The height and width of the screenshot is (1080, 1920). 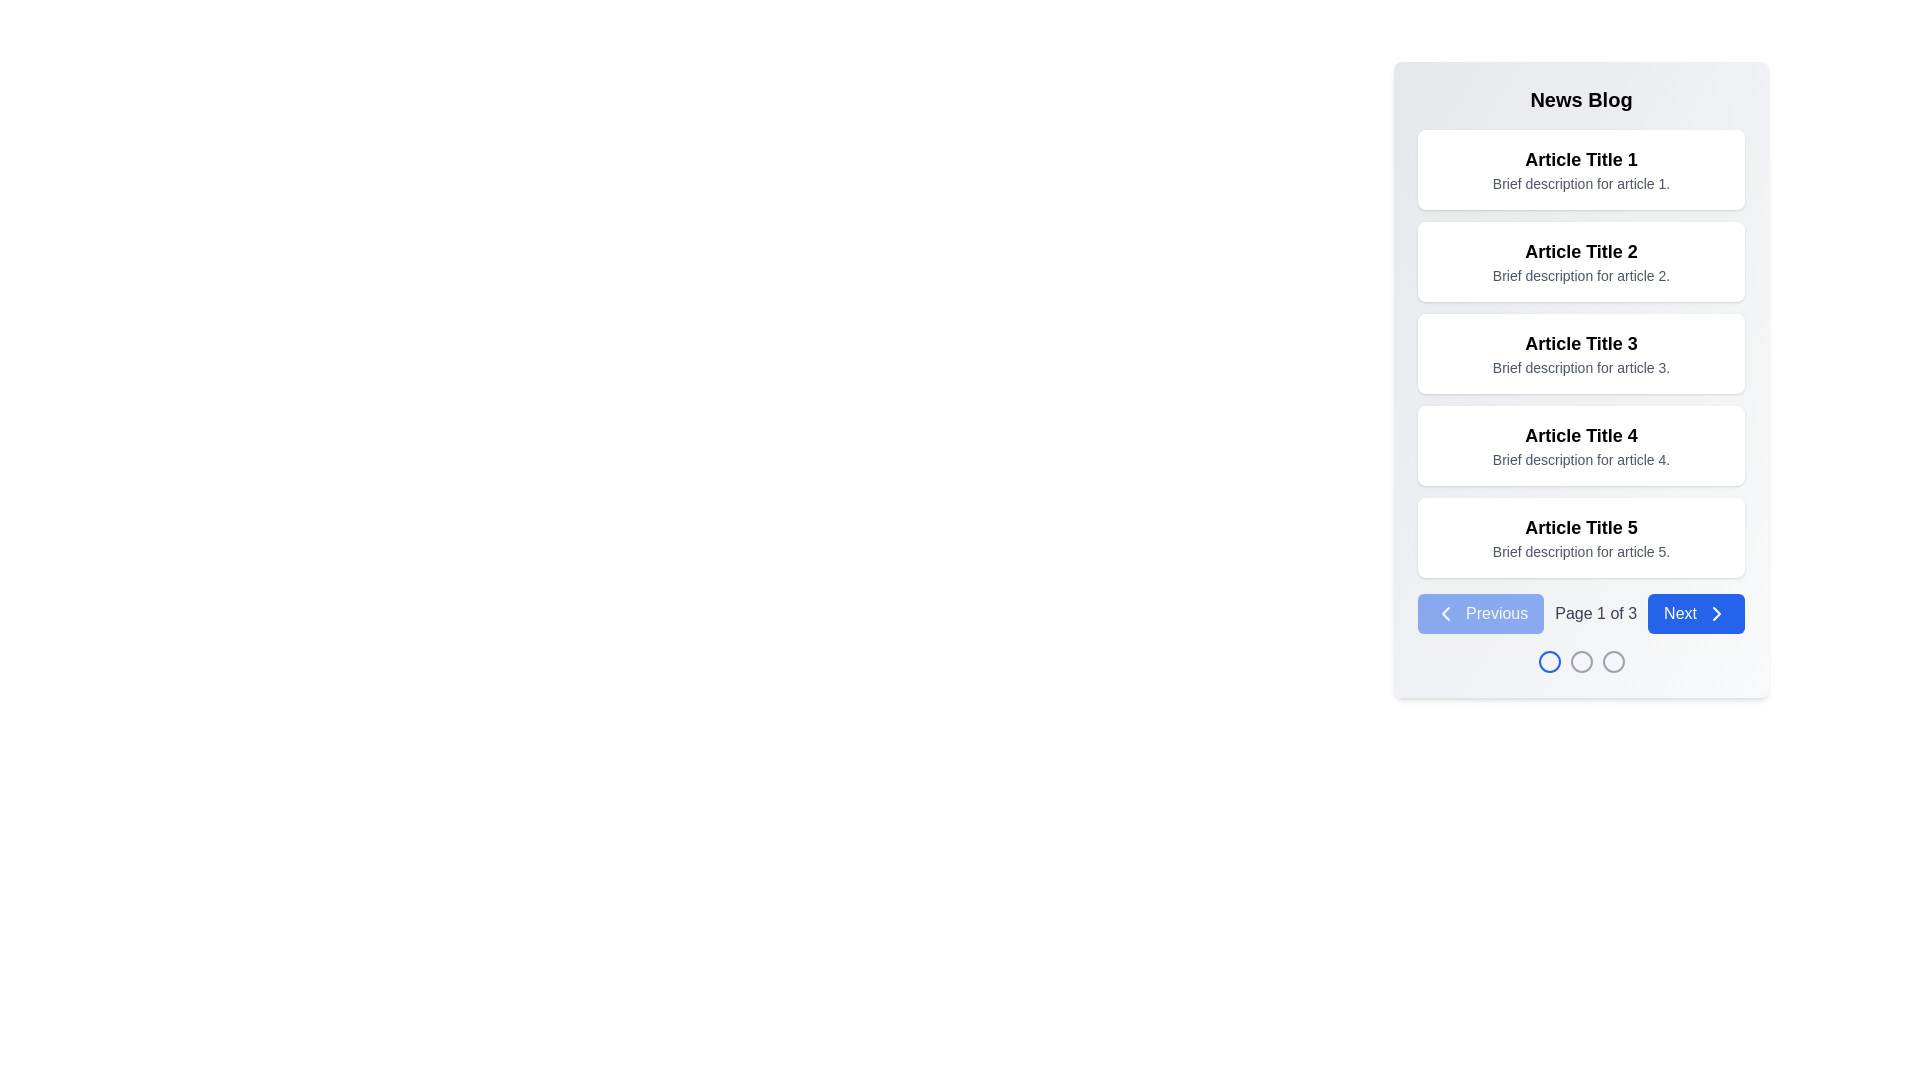 What do you see at coordinates (1580, 250) in the screenshot?
I see `the title text element of the second article in the News Blog section, which is displayed in a rounded rectangle card with a white background` at bounding box center [1580, 250].